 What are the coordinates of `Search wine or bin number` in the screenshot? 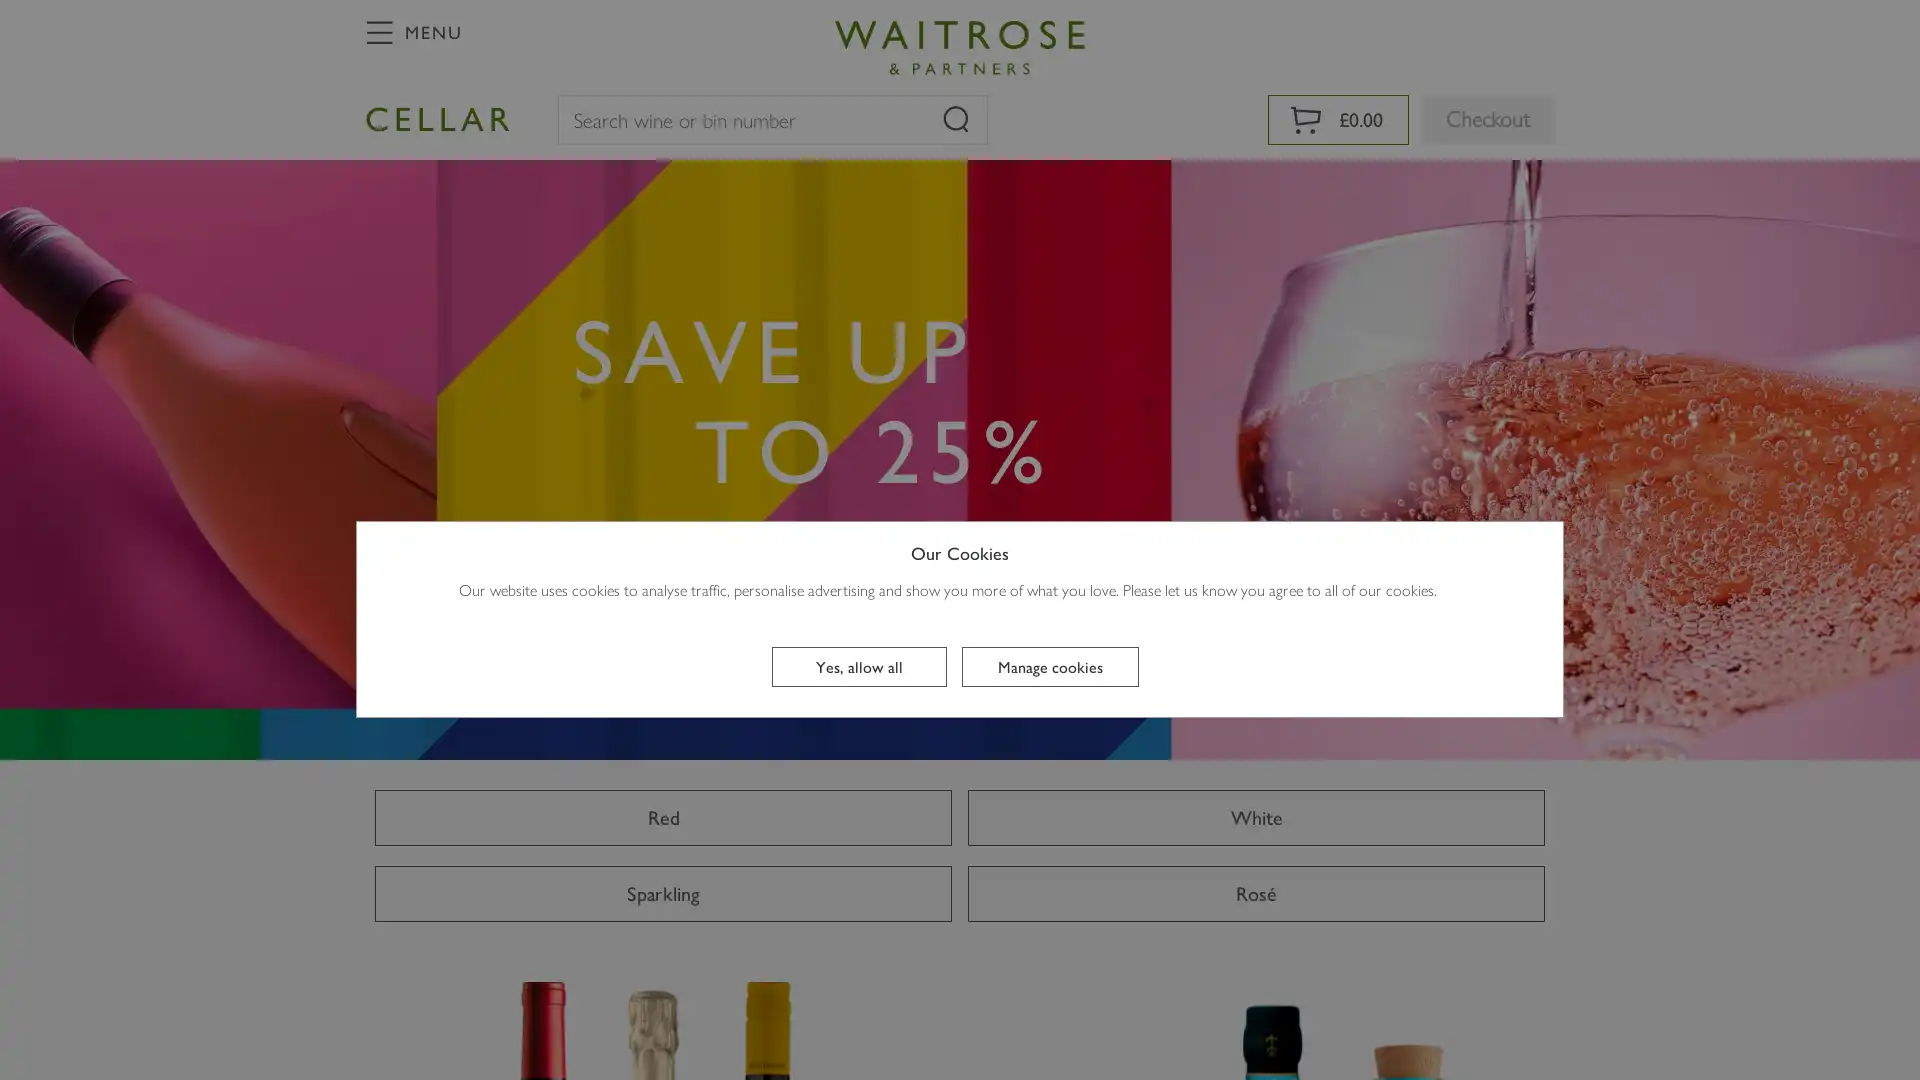 It's located at (954, 119).